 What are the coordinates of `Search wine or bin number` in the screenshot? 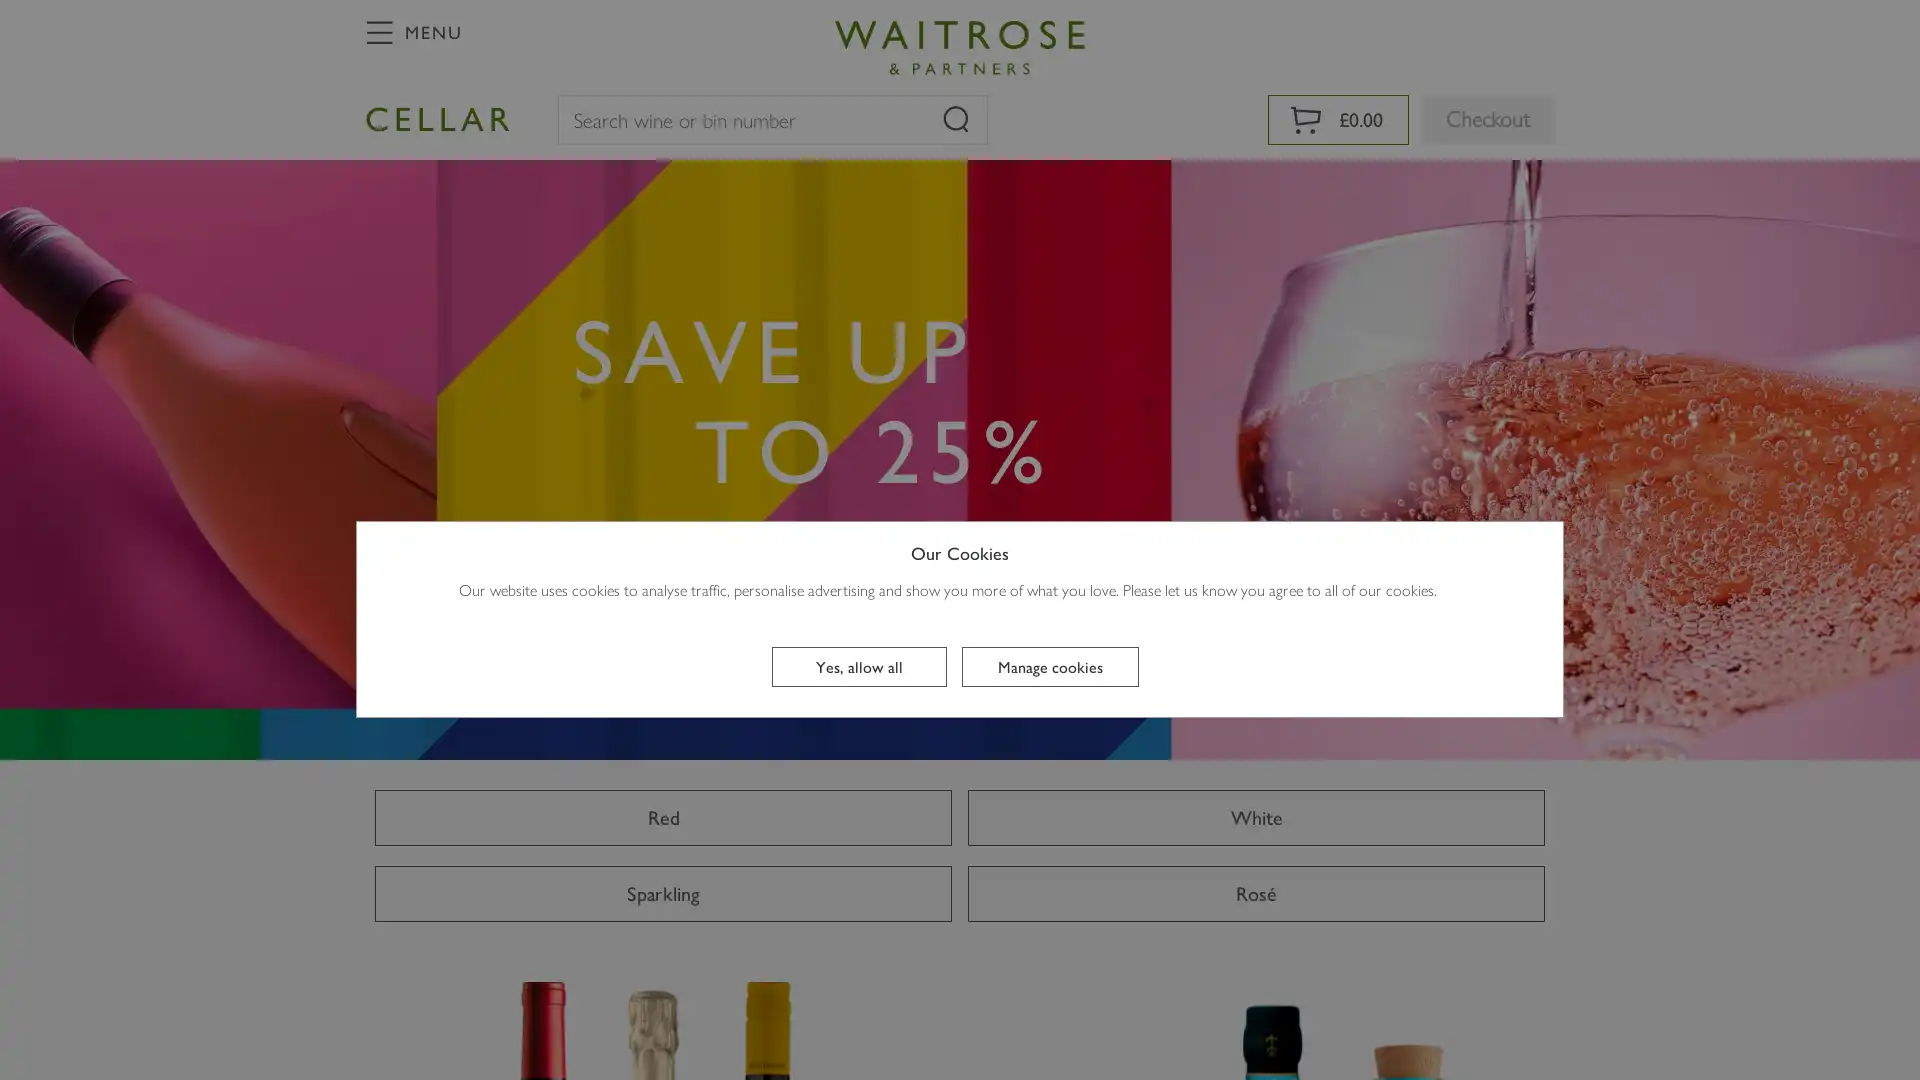 It's located at (954, 119).